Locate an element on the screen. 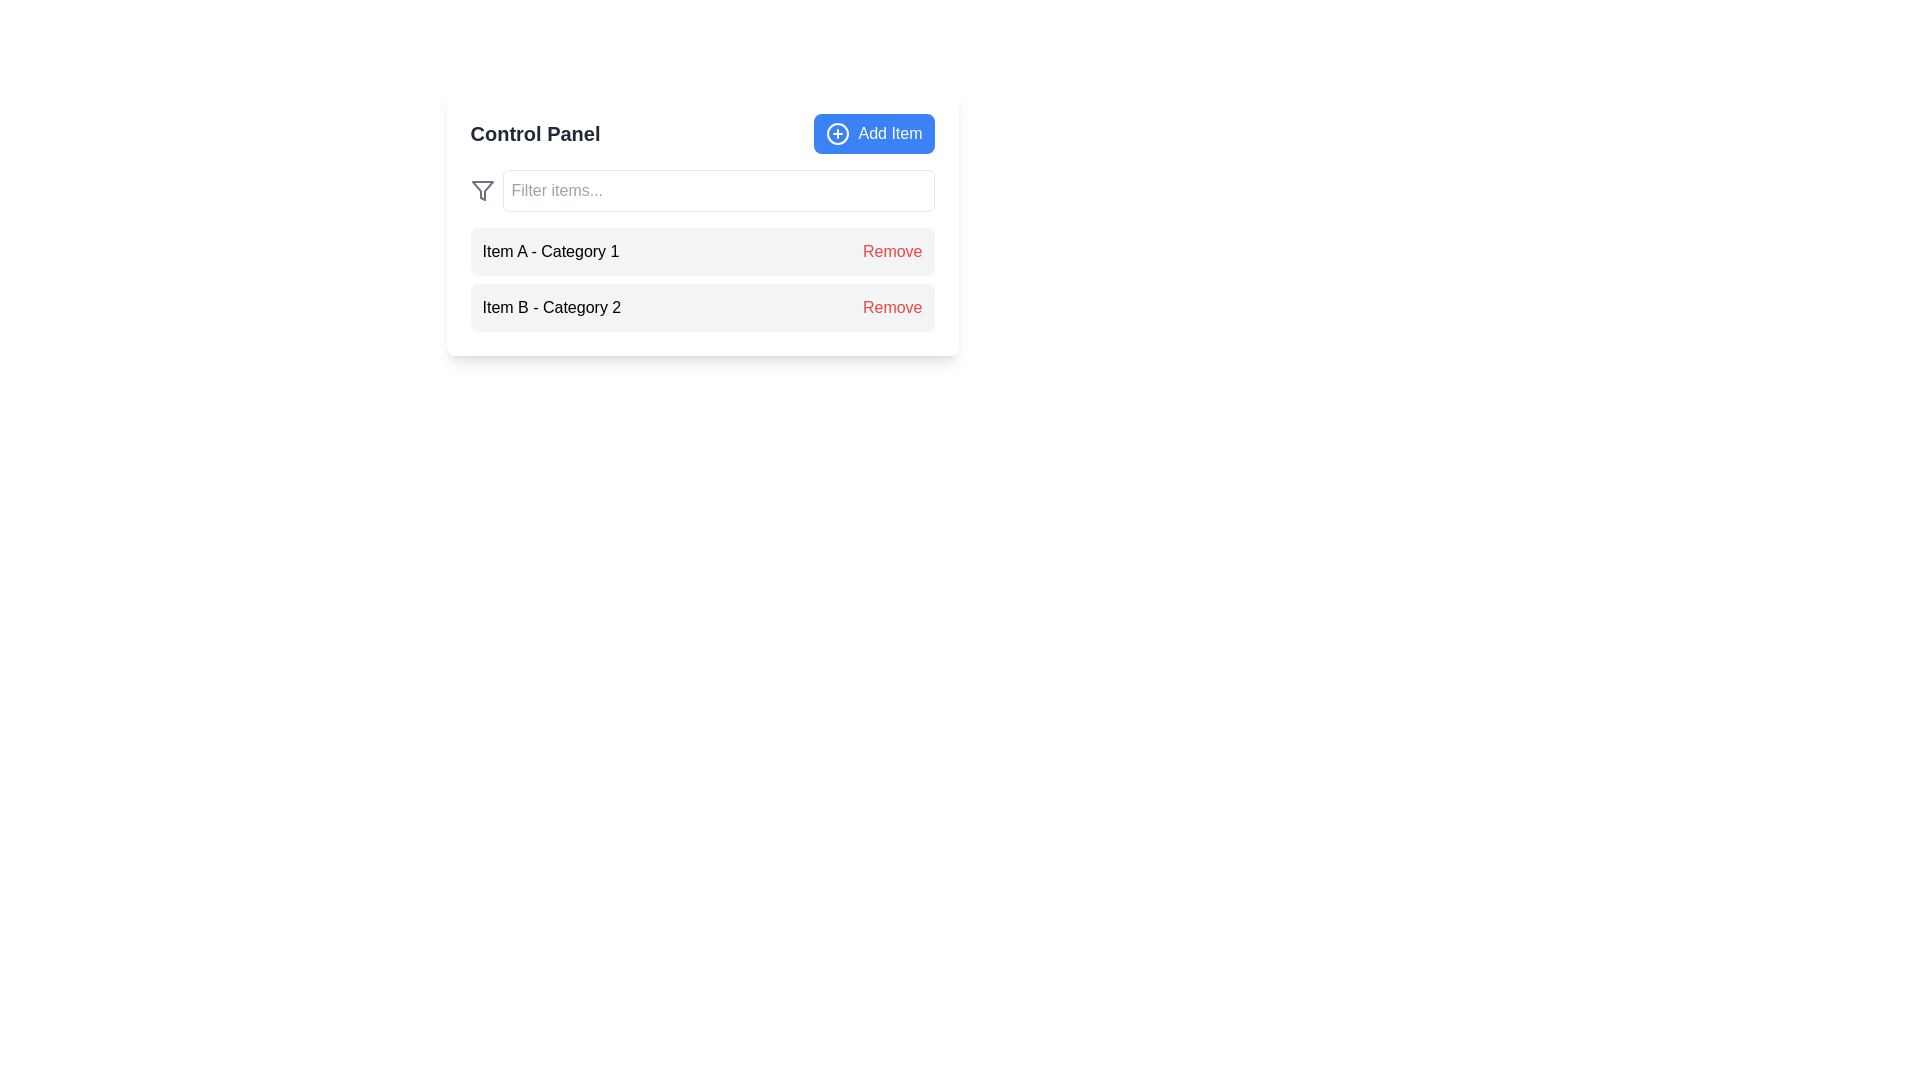 This screenshot has height=1080, width=1920. the text-based button component that triggers the removal of 'Item A - Category 1' from the list to potentially see additional styling or behavior is located at coordinates (891, 250).